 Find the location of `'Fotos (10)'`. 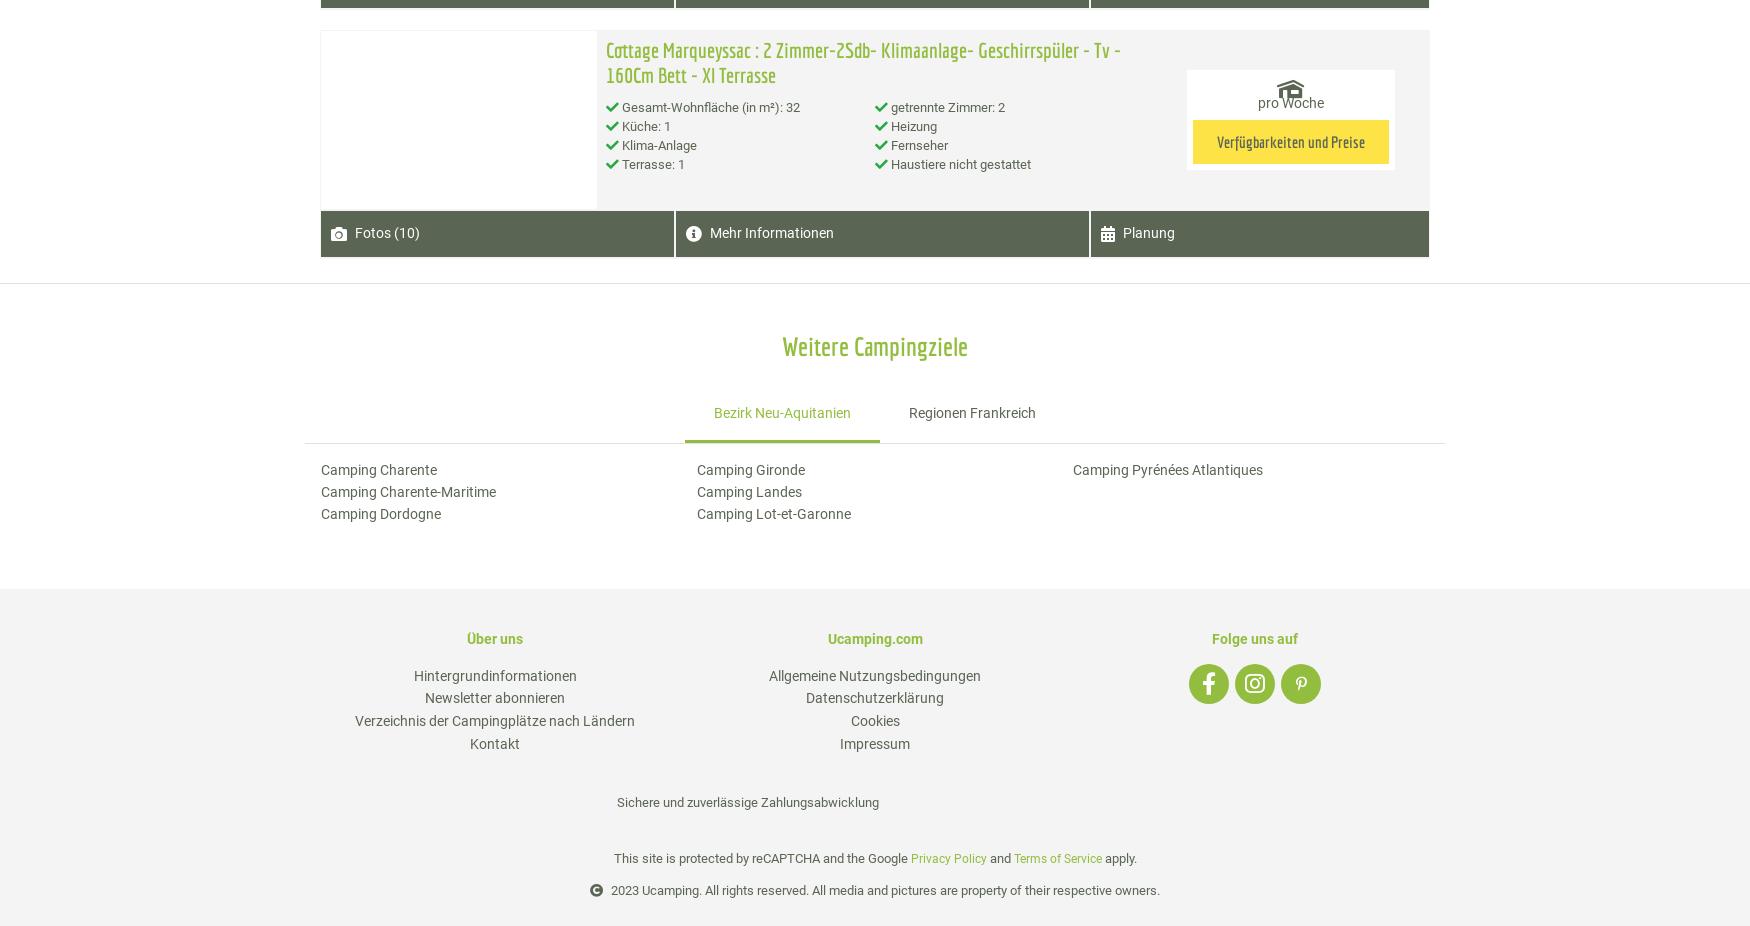

'Fotos (10)' is located at coordinates (355, 233).